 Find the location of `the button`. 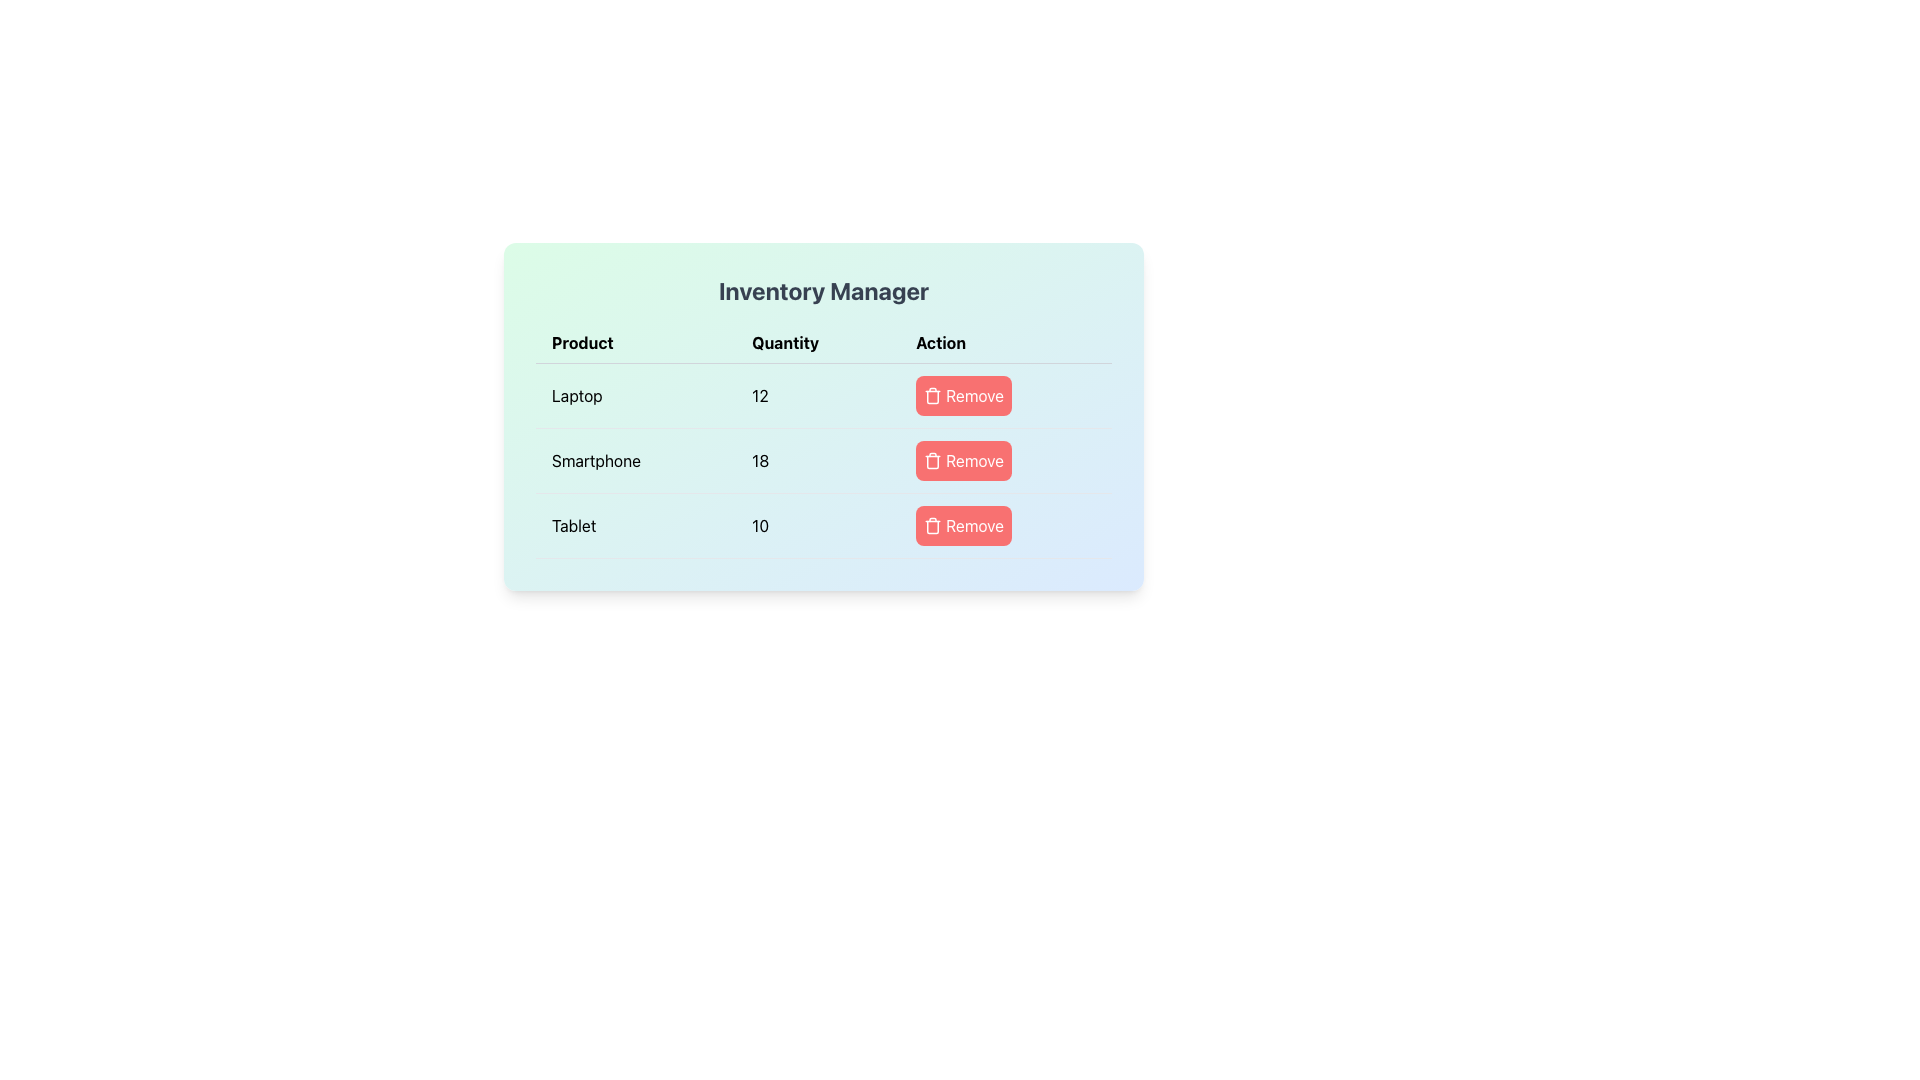

the button is located at coordinates (1006, 461).